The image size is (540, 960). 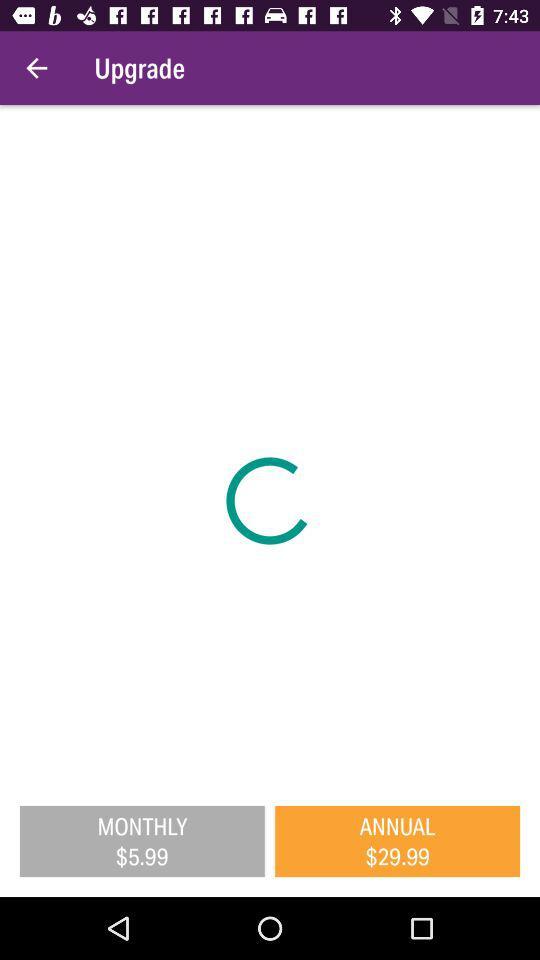 What do you see at coordinates (397, 840) in the screenshot?
I see `annual` at bounding box center [397, 840].